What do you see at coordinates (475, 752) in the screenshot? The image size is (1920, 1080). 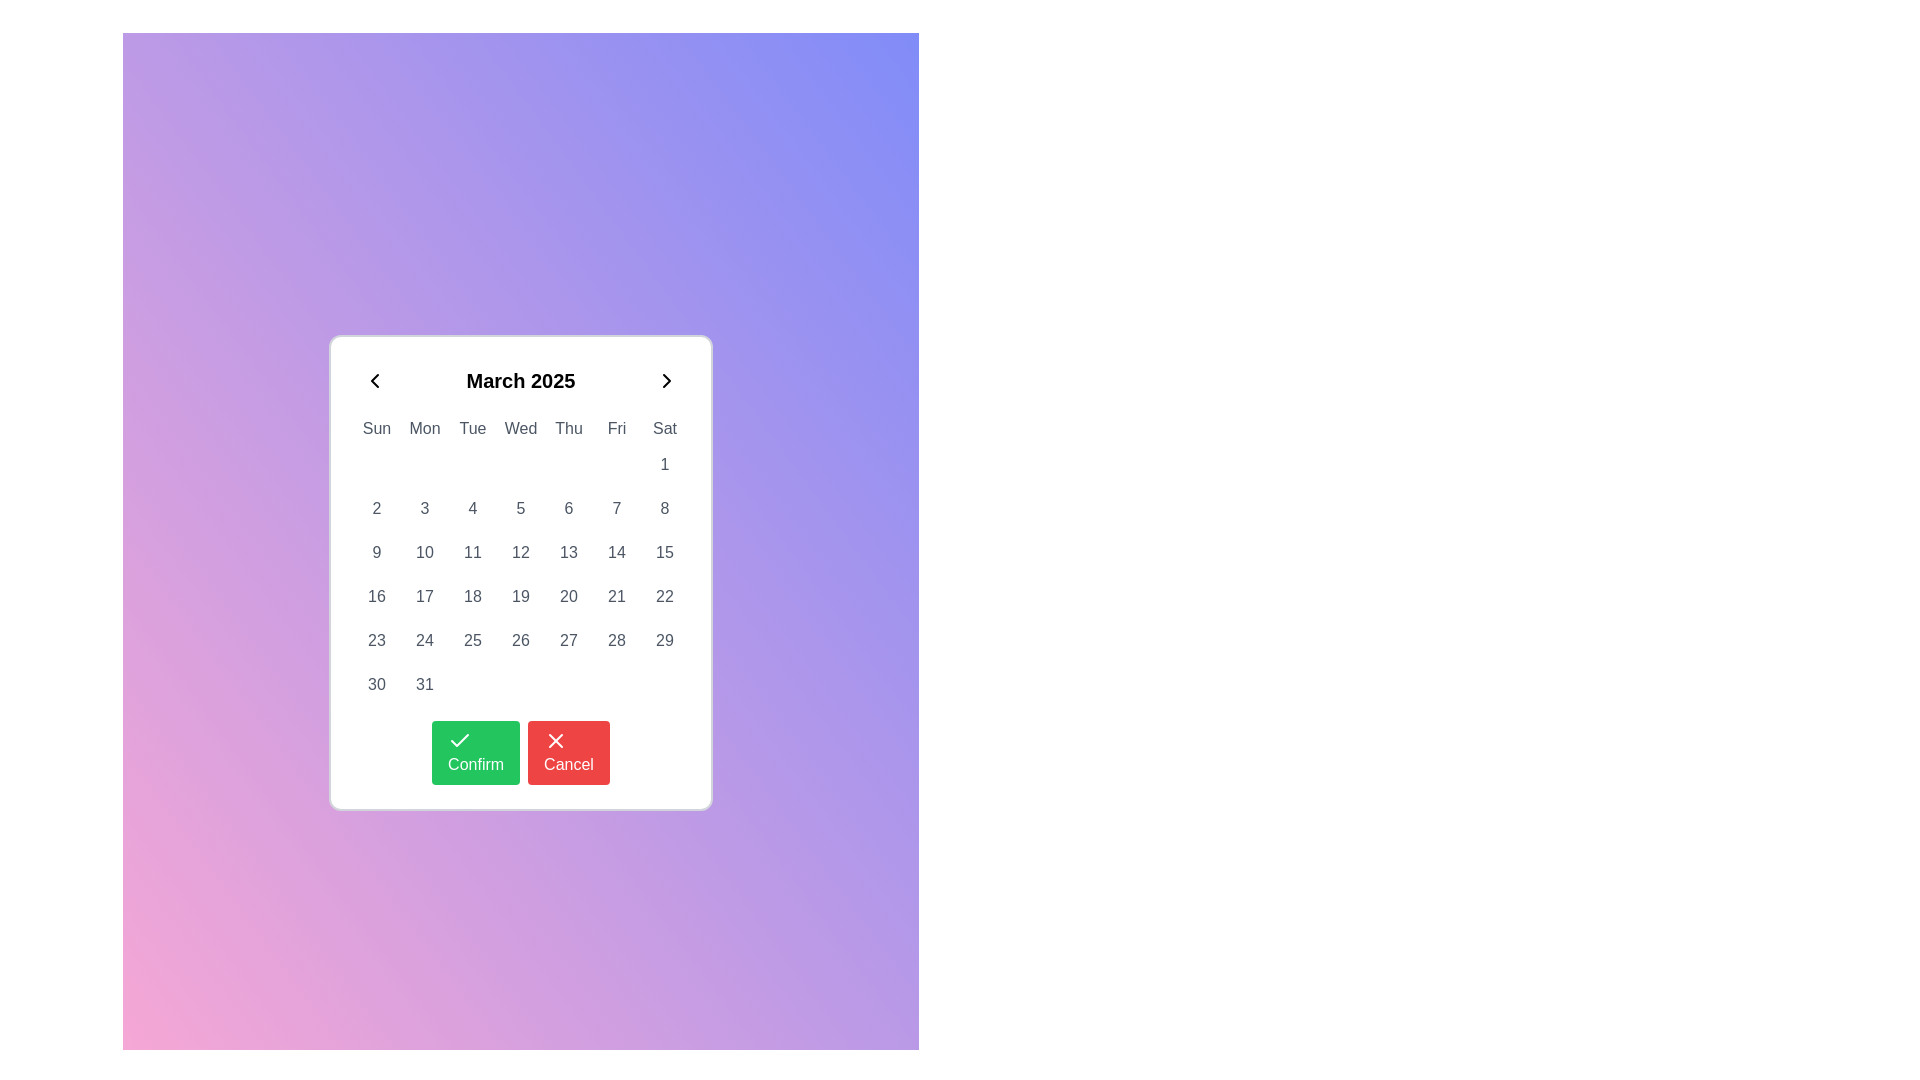 I see `the green 'Confirm' button with a white checkmark icon to confirm the action` at bounding box center [475, 752].